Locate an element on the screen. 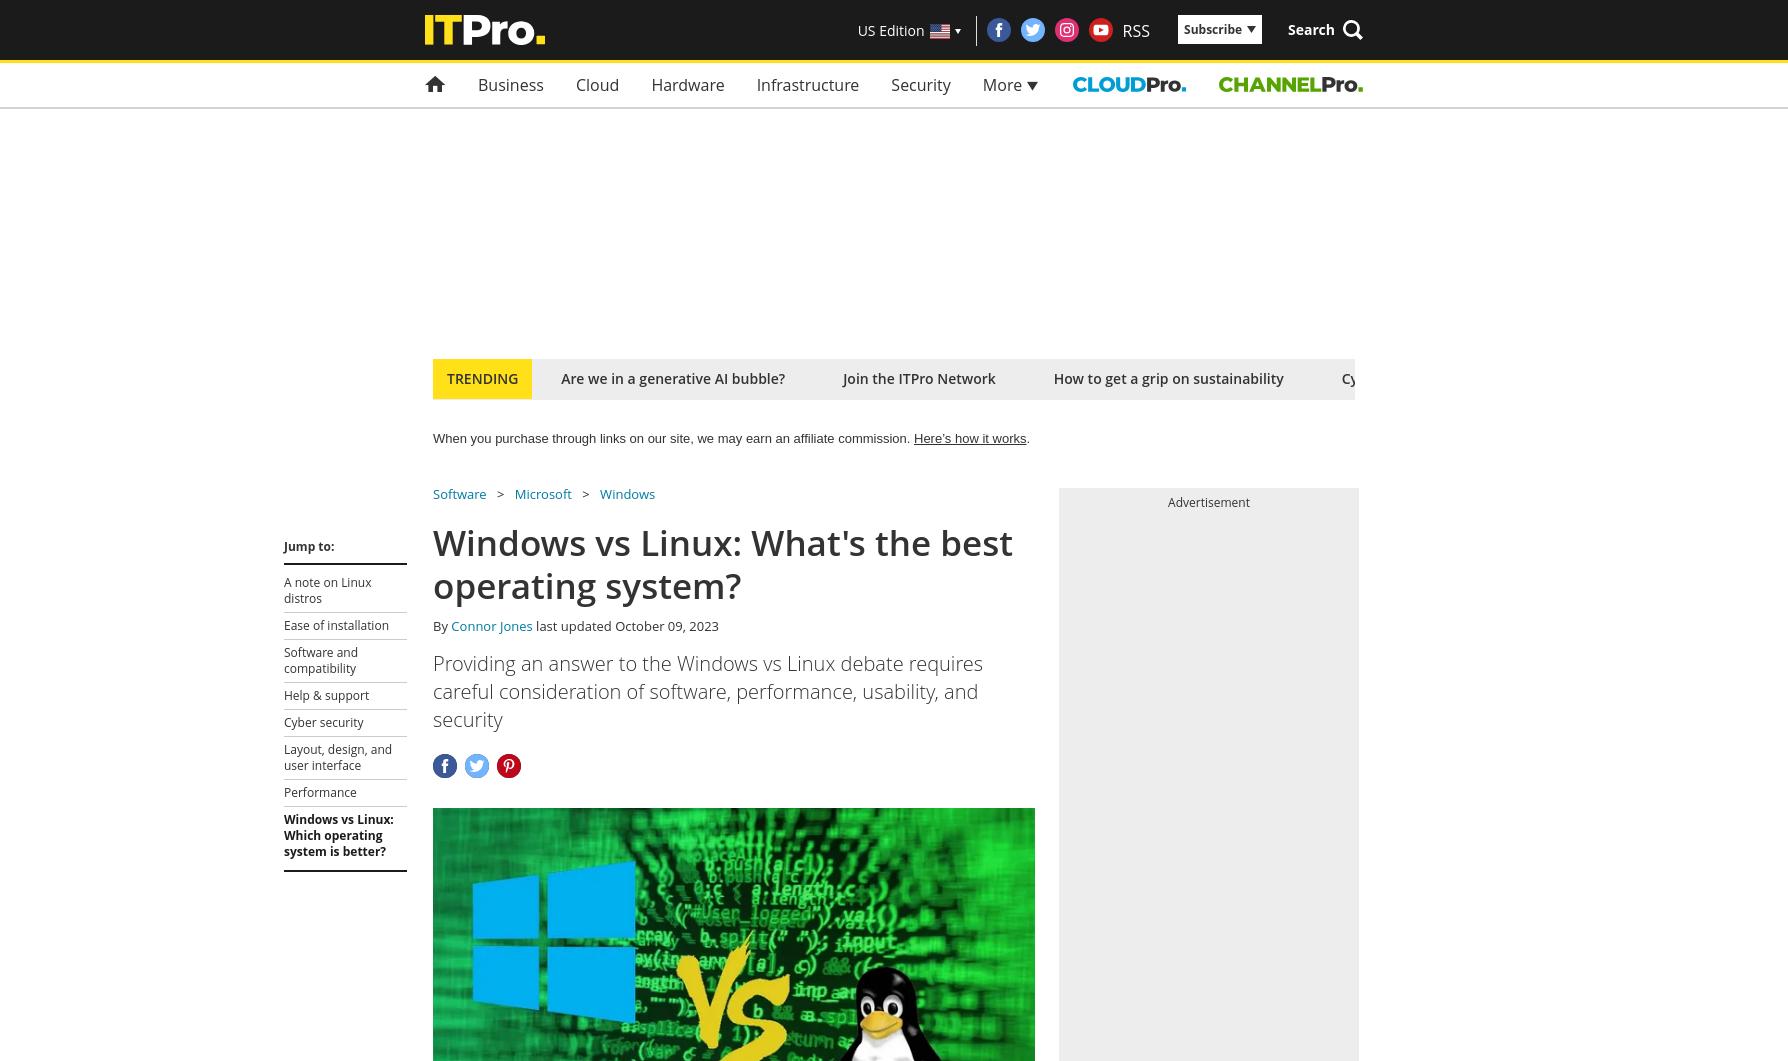  'When you purchase through links on our site, we may earn an affiliate commission.' is located at coordinates (672, 438).